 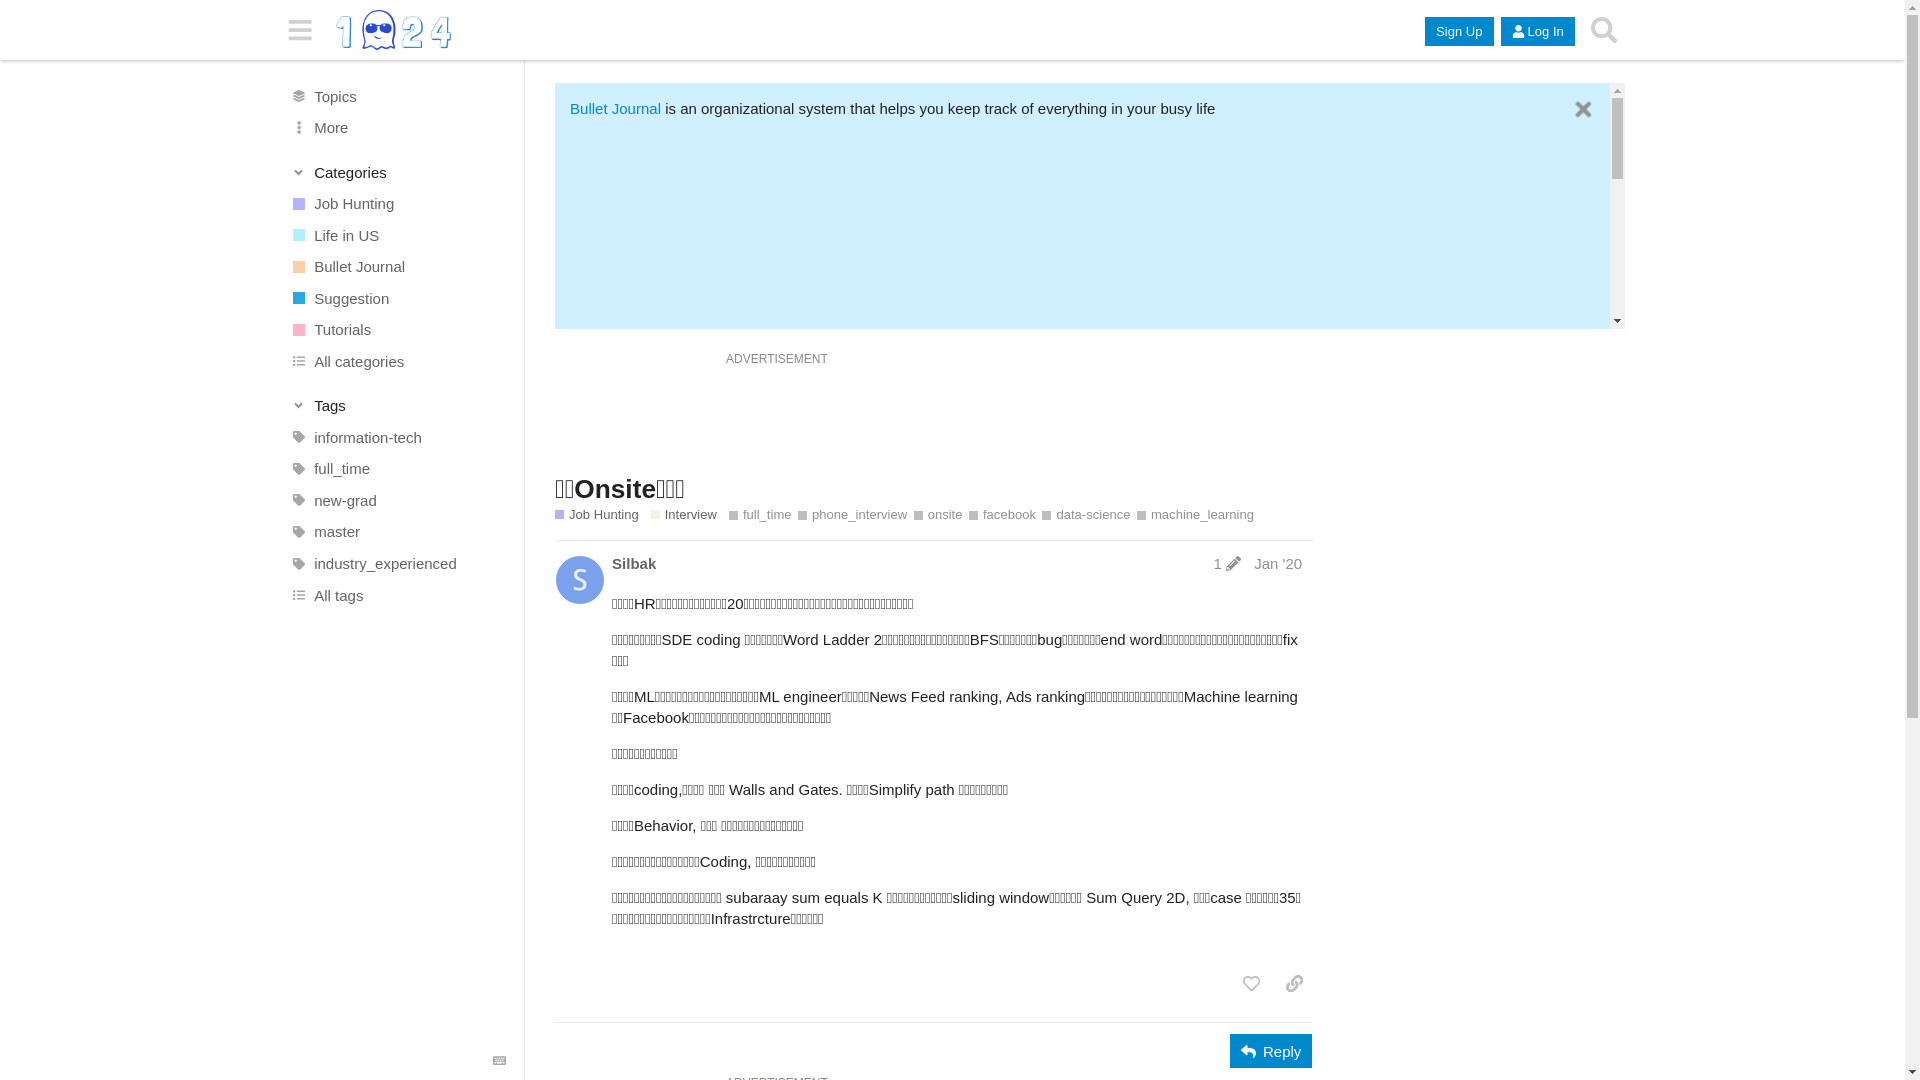 I want to click on 'Tags', so click(x=397, y=405).